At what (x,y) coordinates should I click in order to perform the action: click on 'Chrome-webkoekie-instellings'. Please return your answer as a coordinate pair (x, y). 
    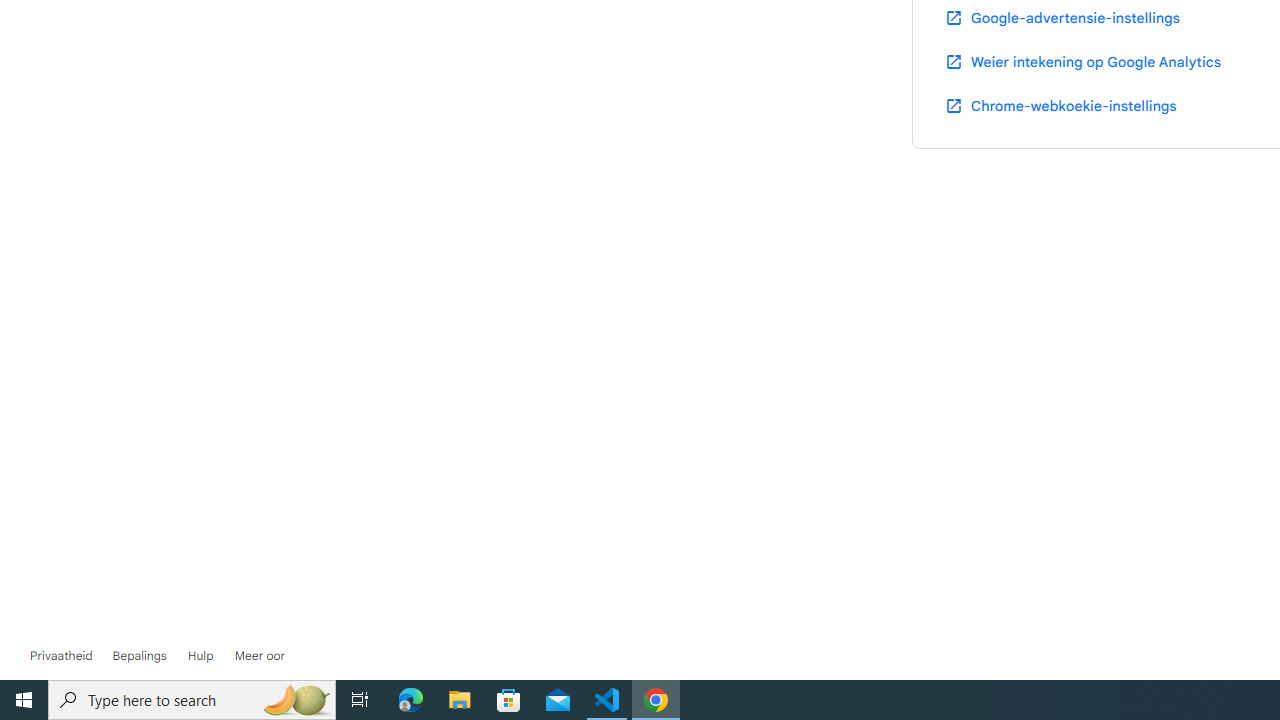
    Looking at the image, I should click on (1059, 105).